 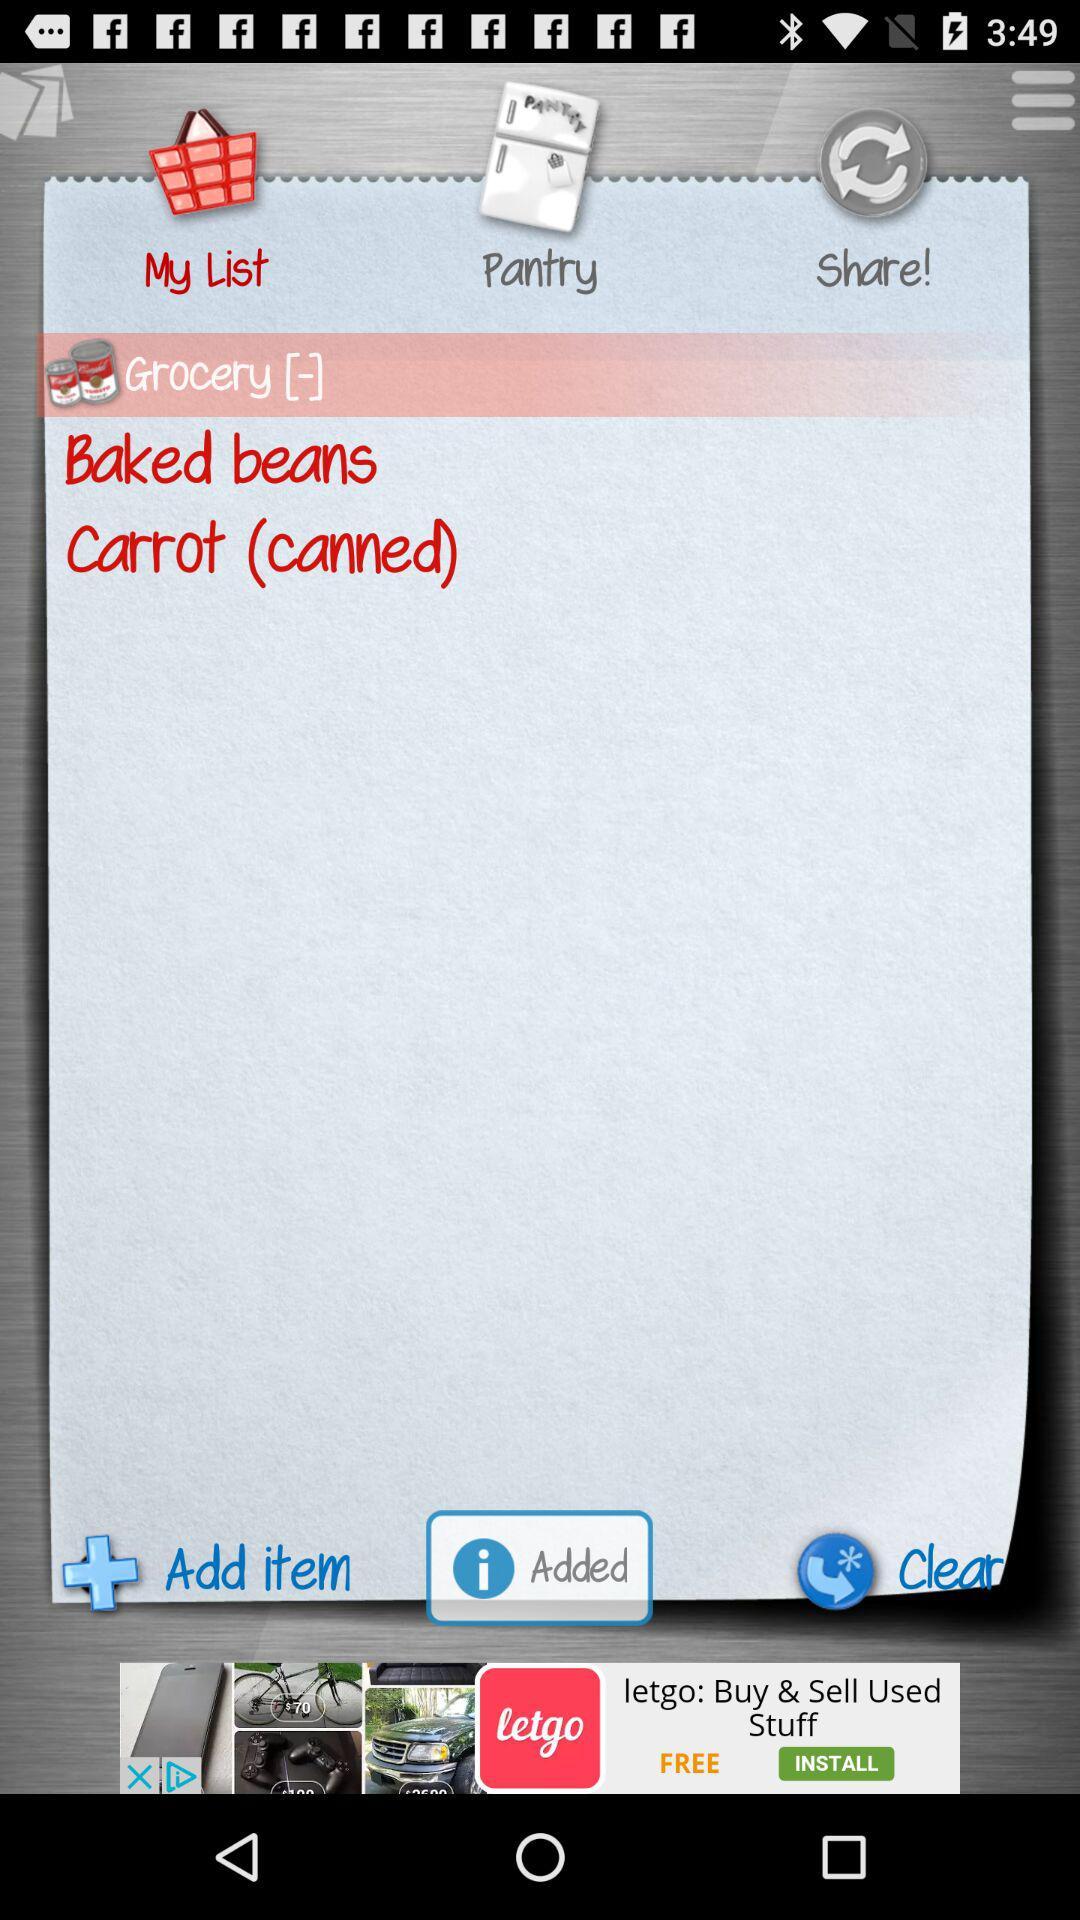 I want to click on refresh button, so click(x=871, y=165).